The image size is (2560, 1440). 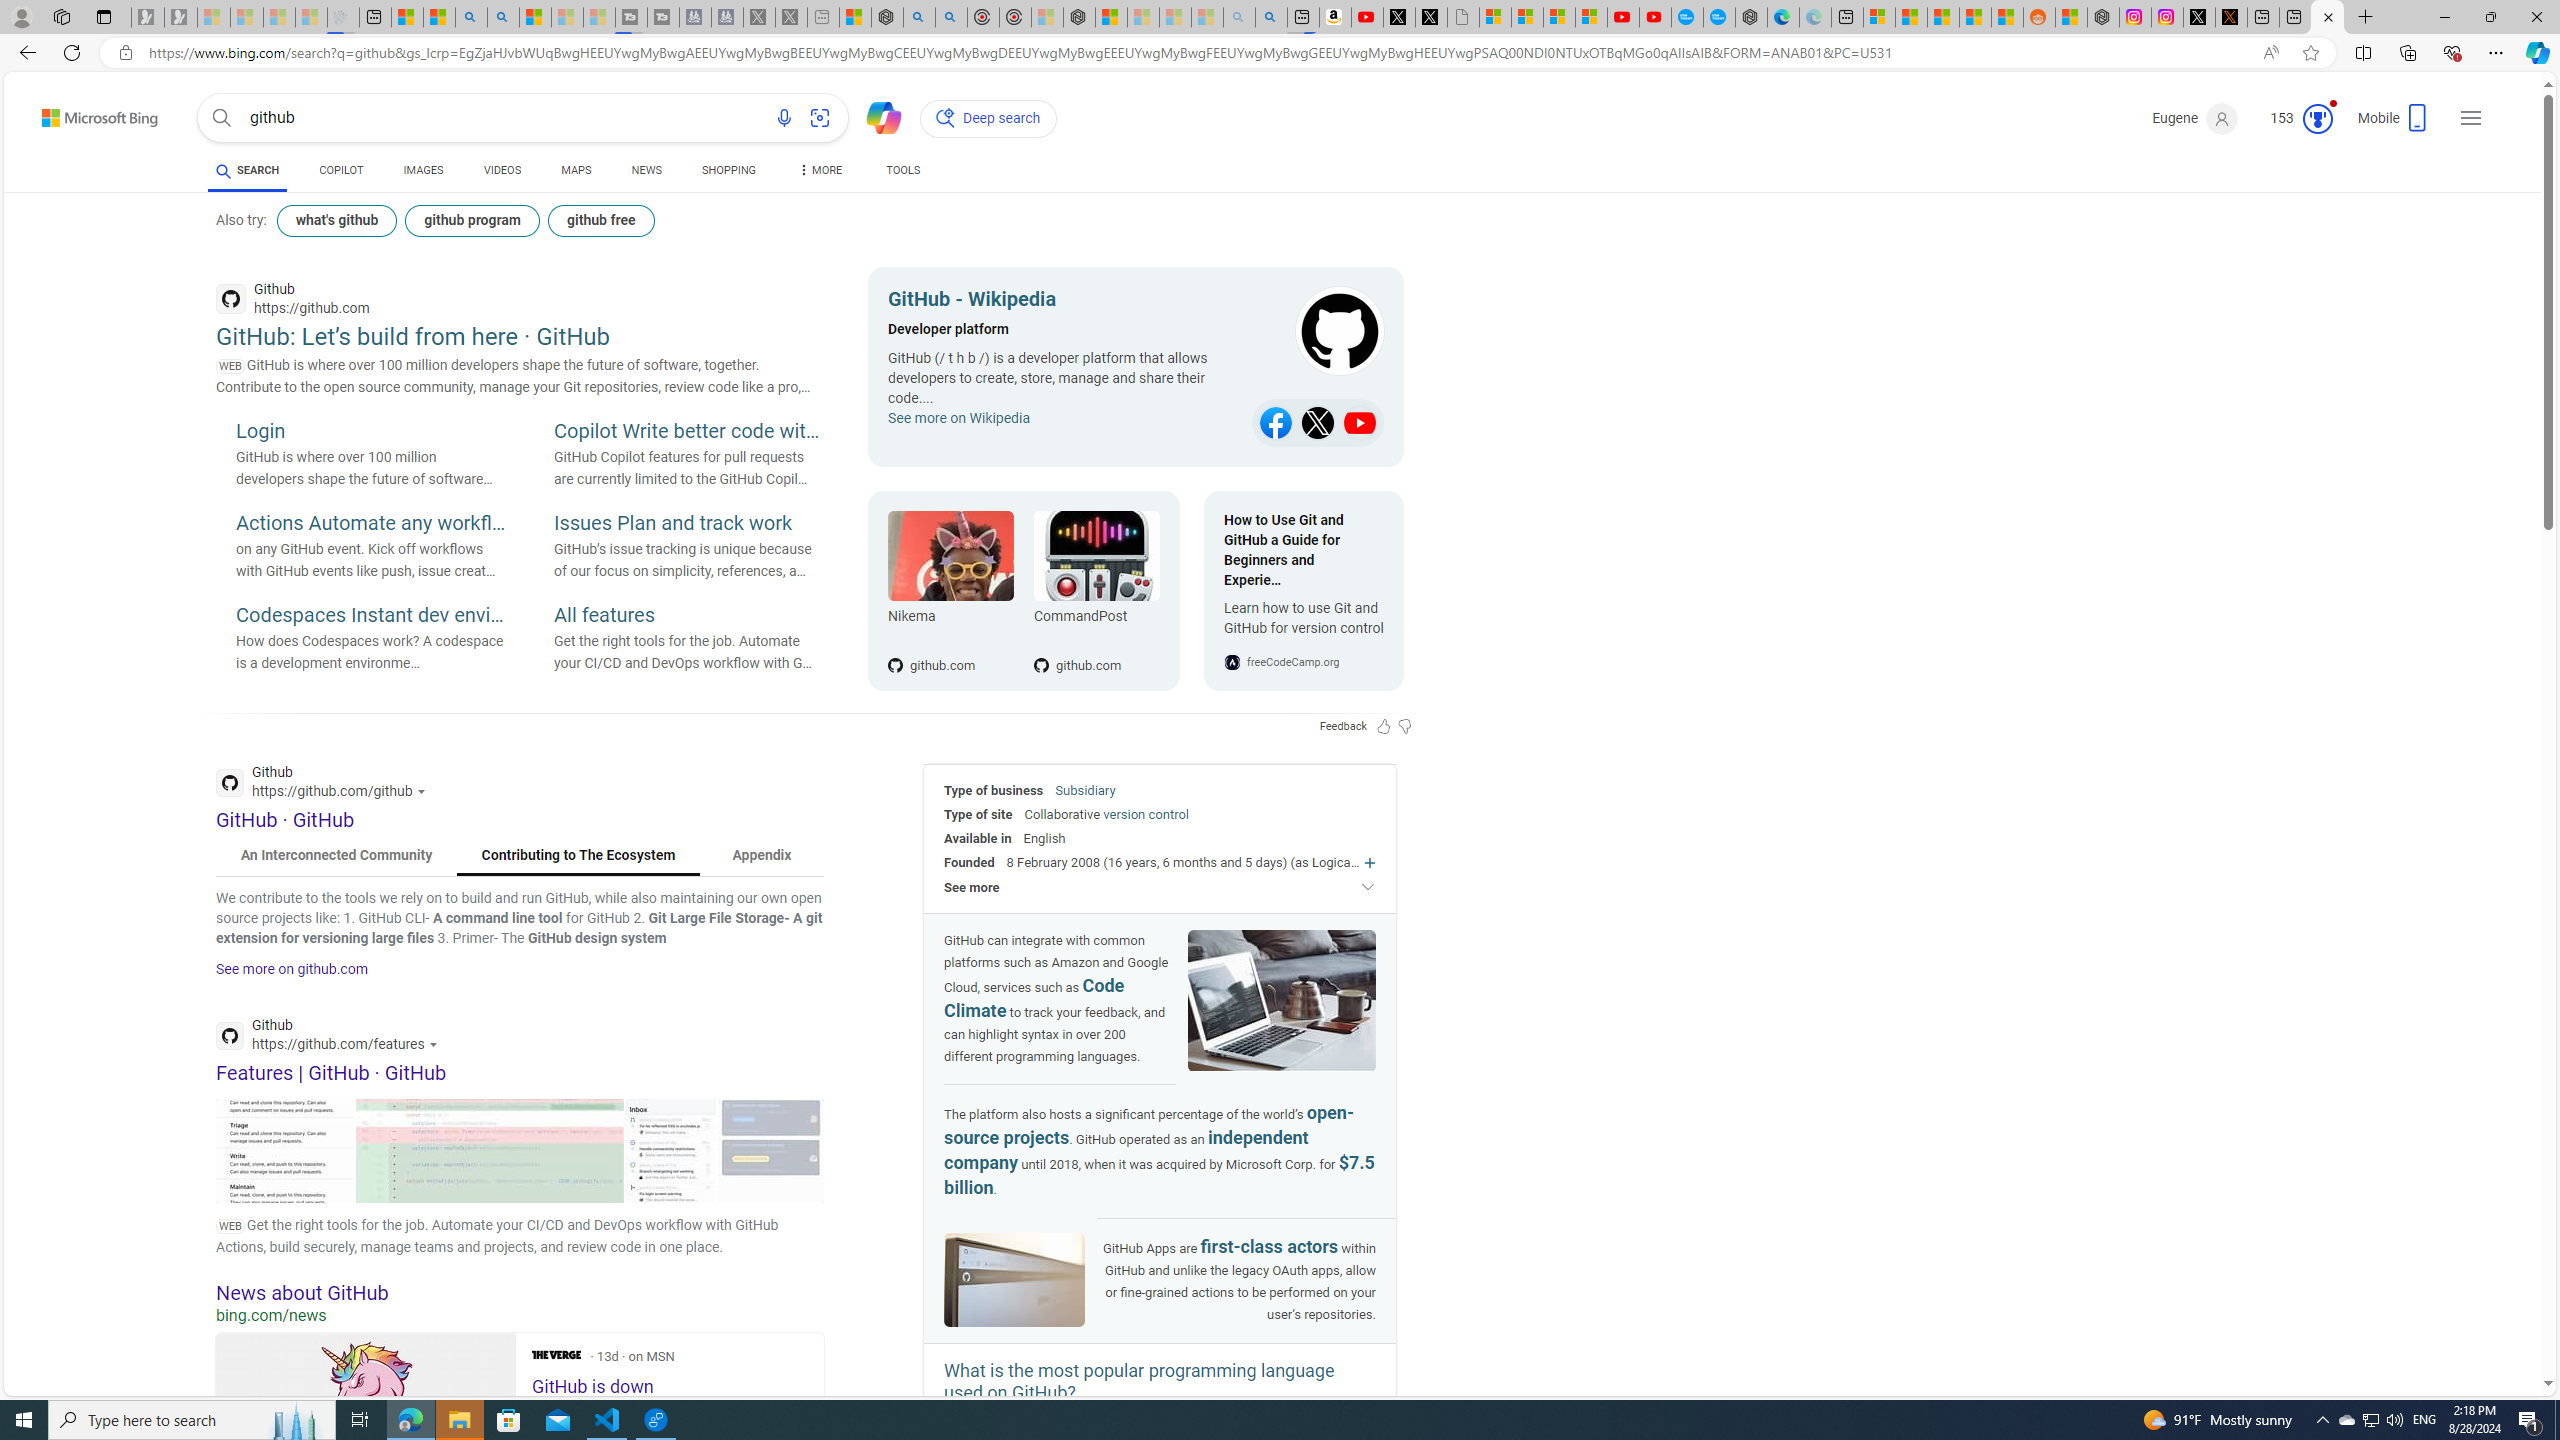 I want to click on 'github free', so click(x=600, y=221).